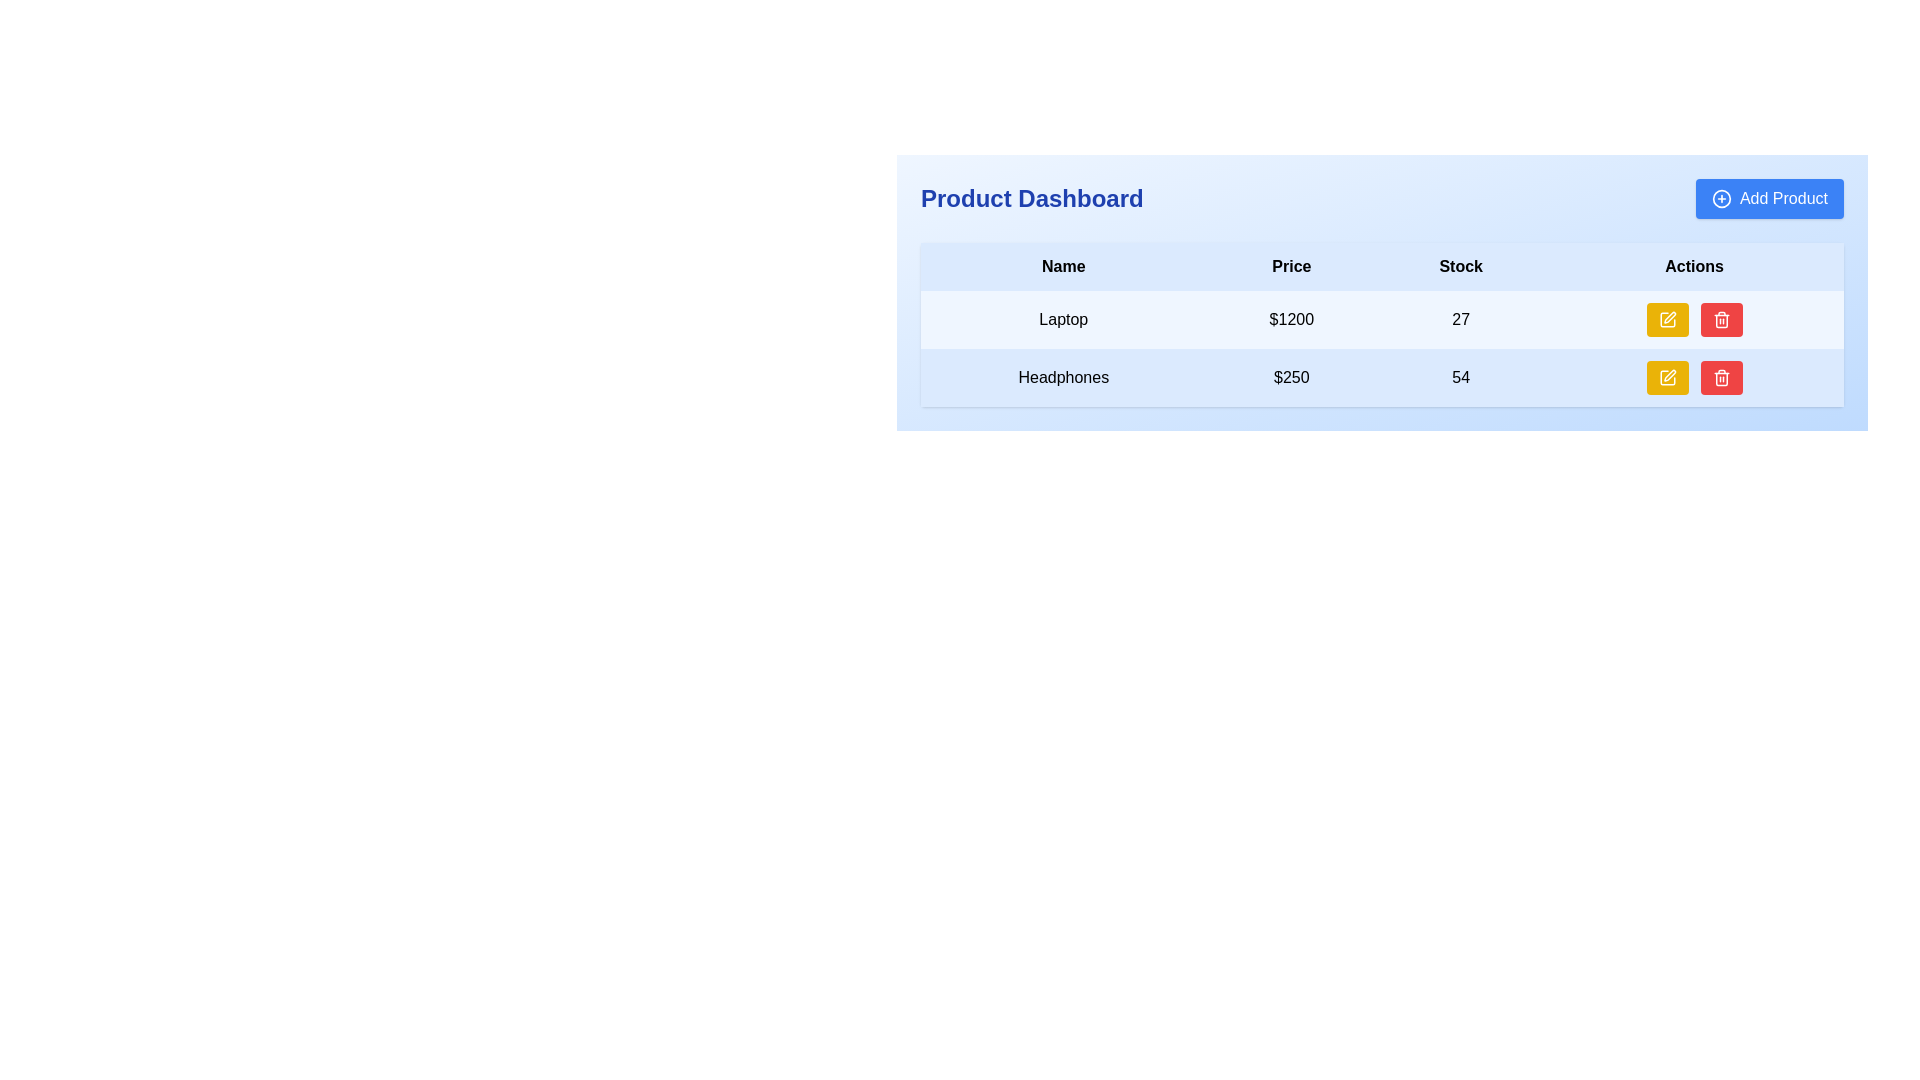 The width and height of the screenshot is (1920, 1080). I want to click on the trash icon button with a red background in the 'Actions' column of the second row corresponding to 'Headphones' product, so click(1720, 319).